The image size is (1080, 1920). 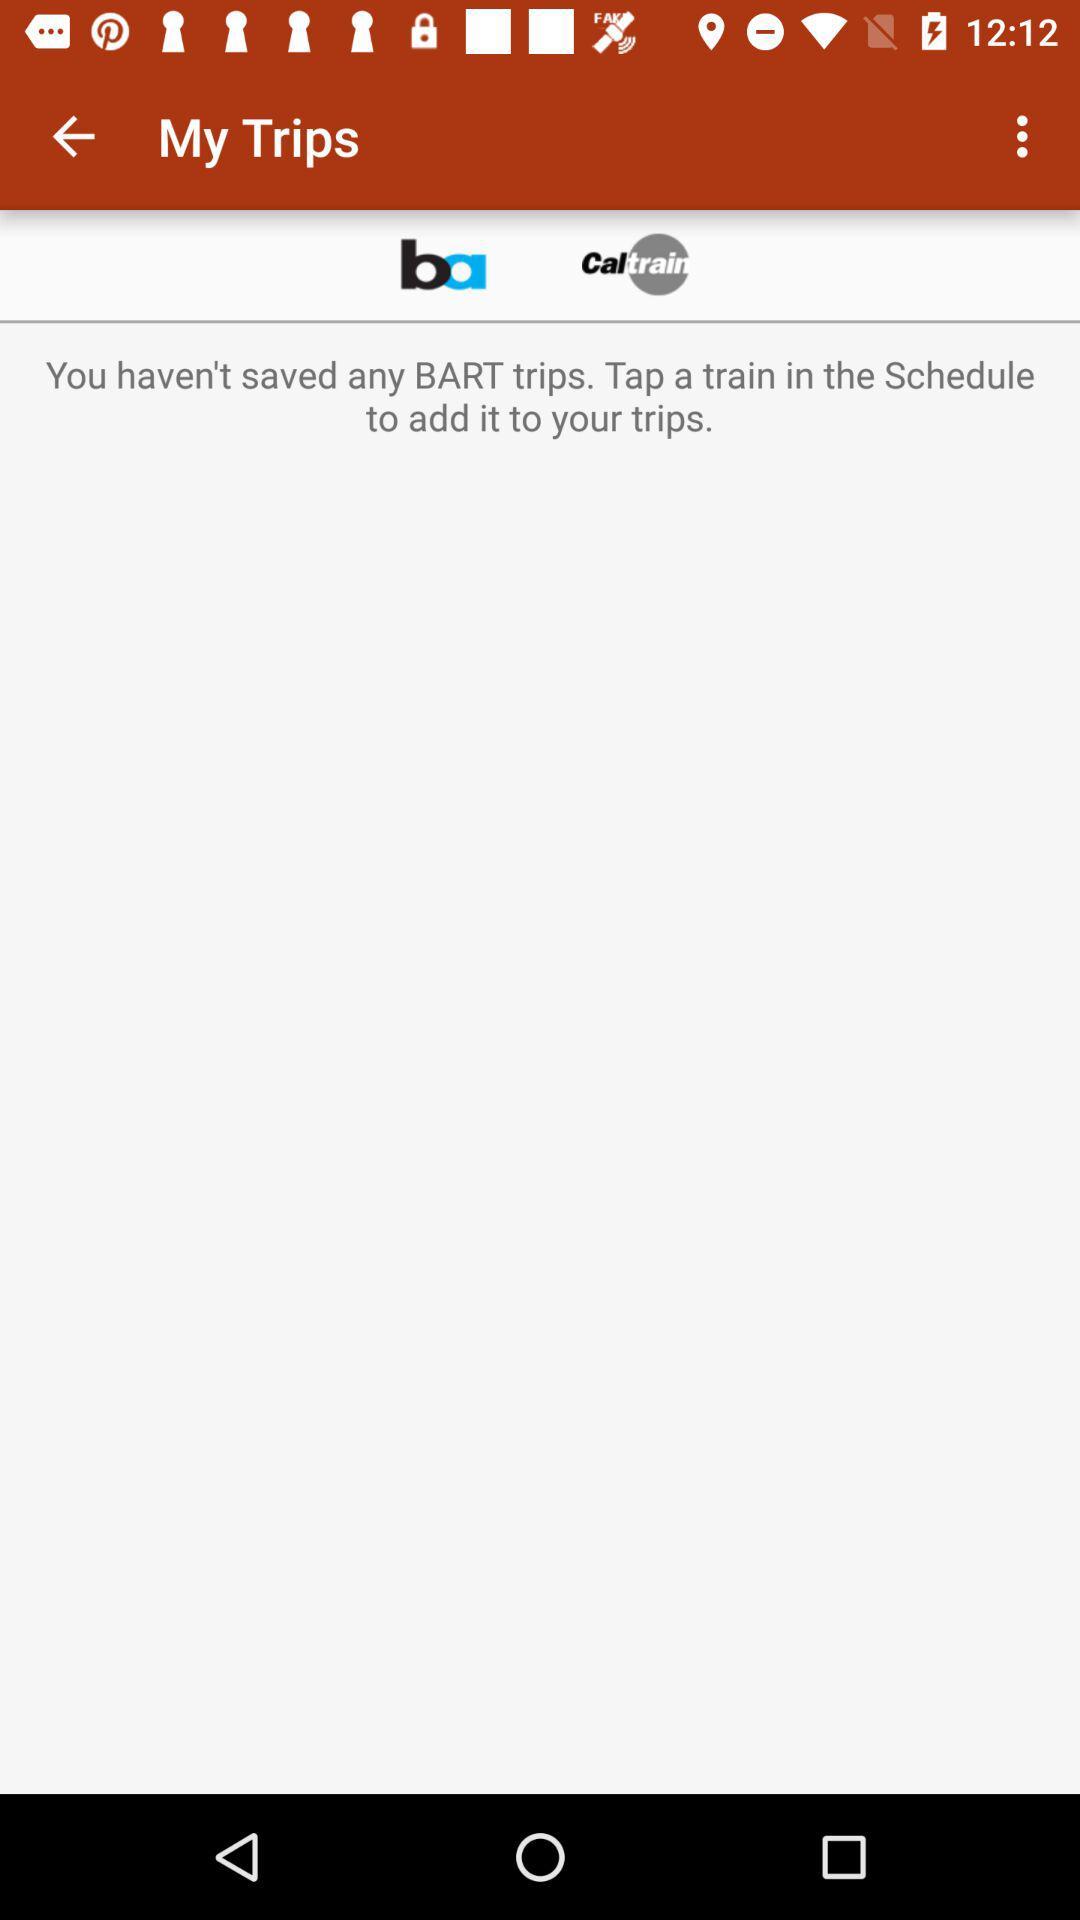 I want to click on activate caltrain, so click(x=637, y=264).